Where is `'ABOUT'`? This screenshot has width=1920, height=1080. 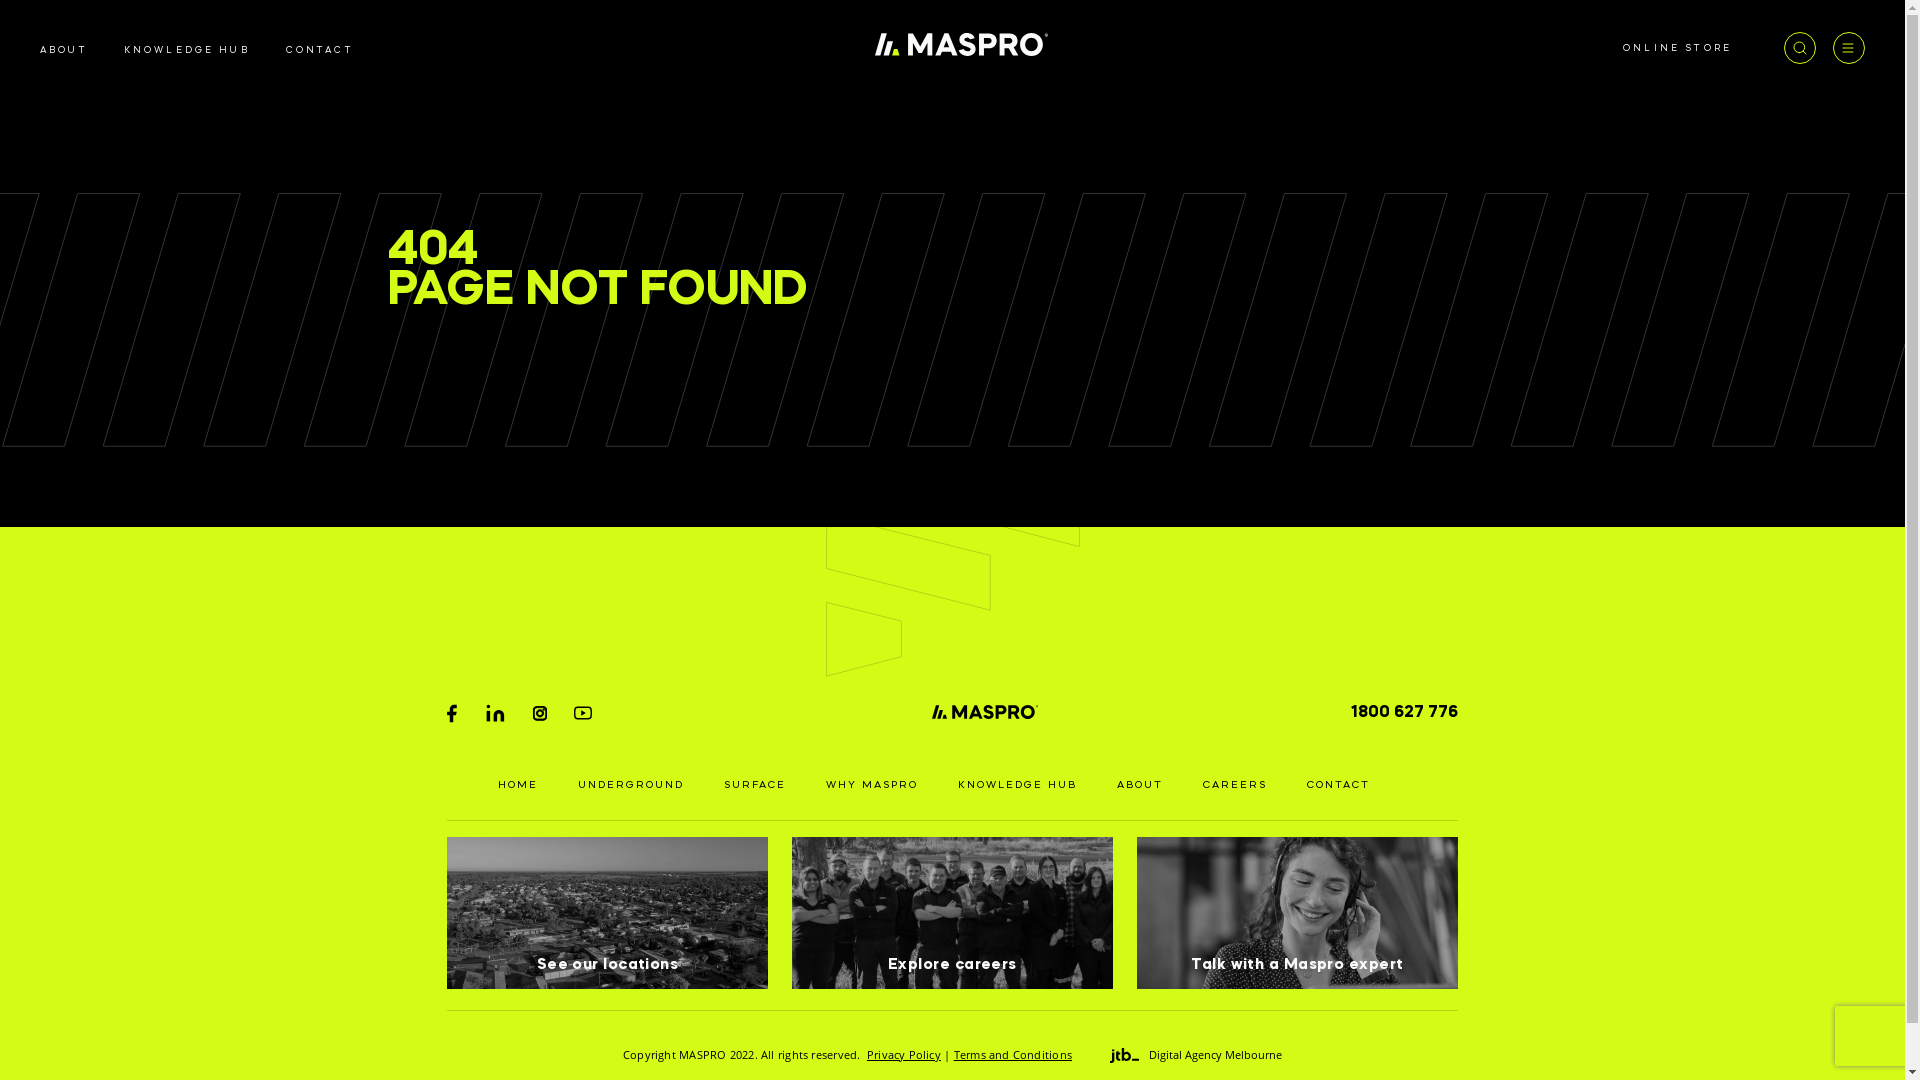 'ABOUT' is located at coordinates (39, 49).